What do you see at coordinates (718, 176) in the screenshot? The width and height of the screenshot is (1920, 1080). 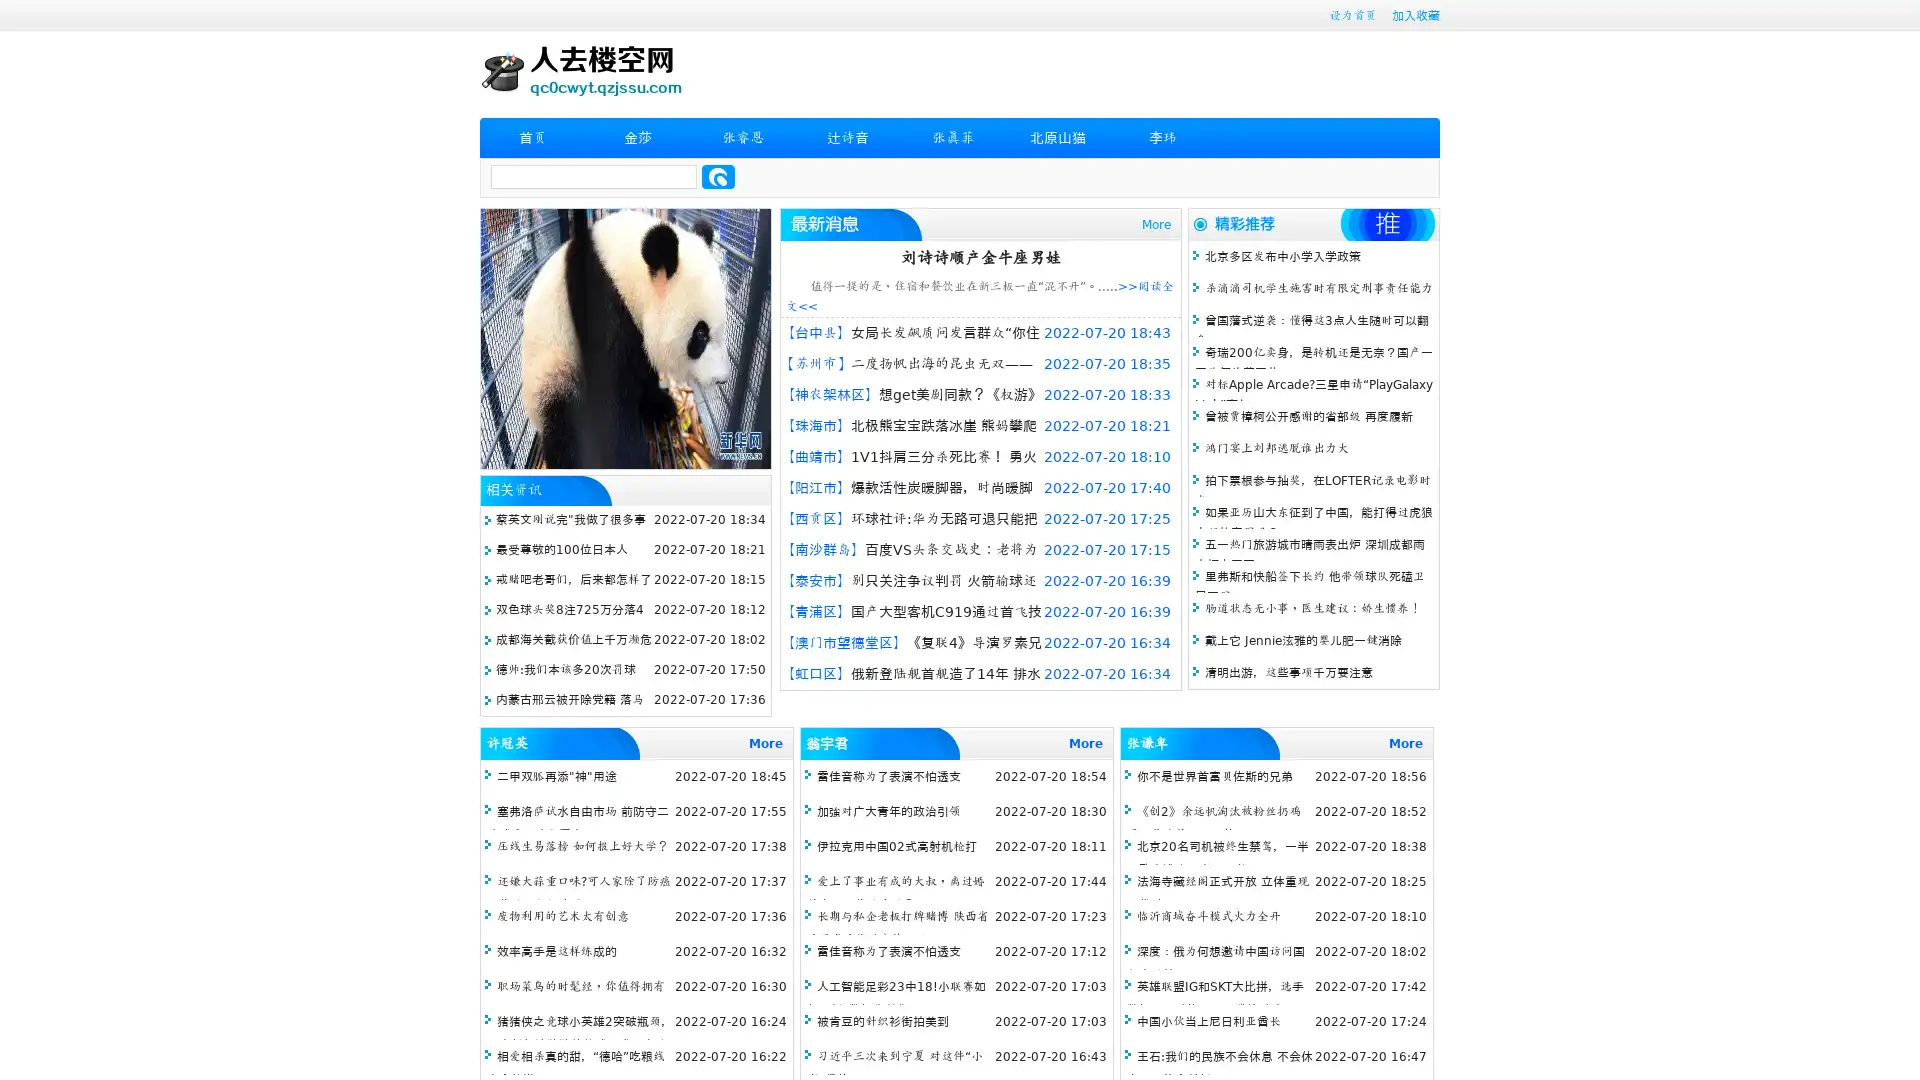 I see `Search` at bounding box center [718, 176].